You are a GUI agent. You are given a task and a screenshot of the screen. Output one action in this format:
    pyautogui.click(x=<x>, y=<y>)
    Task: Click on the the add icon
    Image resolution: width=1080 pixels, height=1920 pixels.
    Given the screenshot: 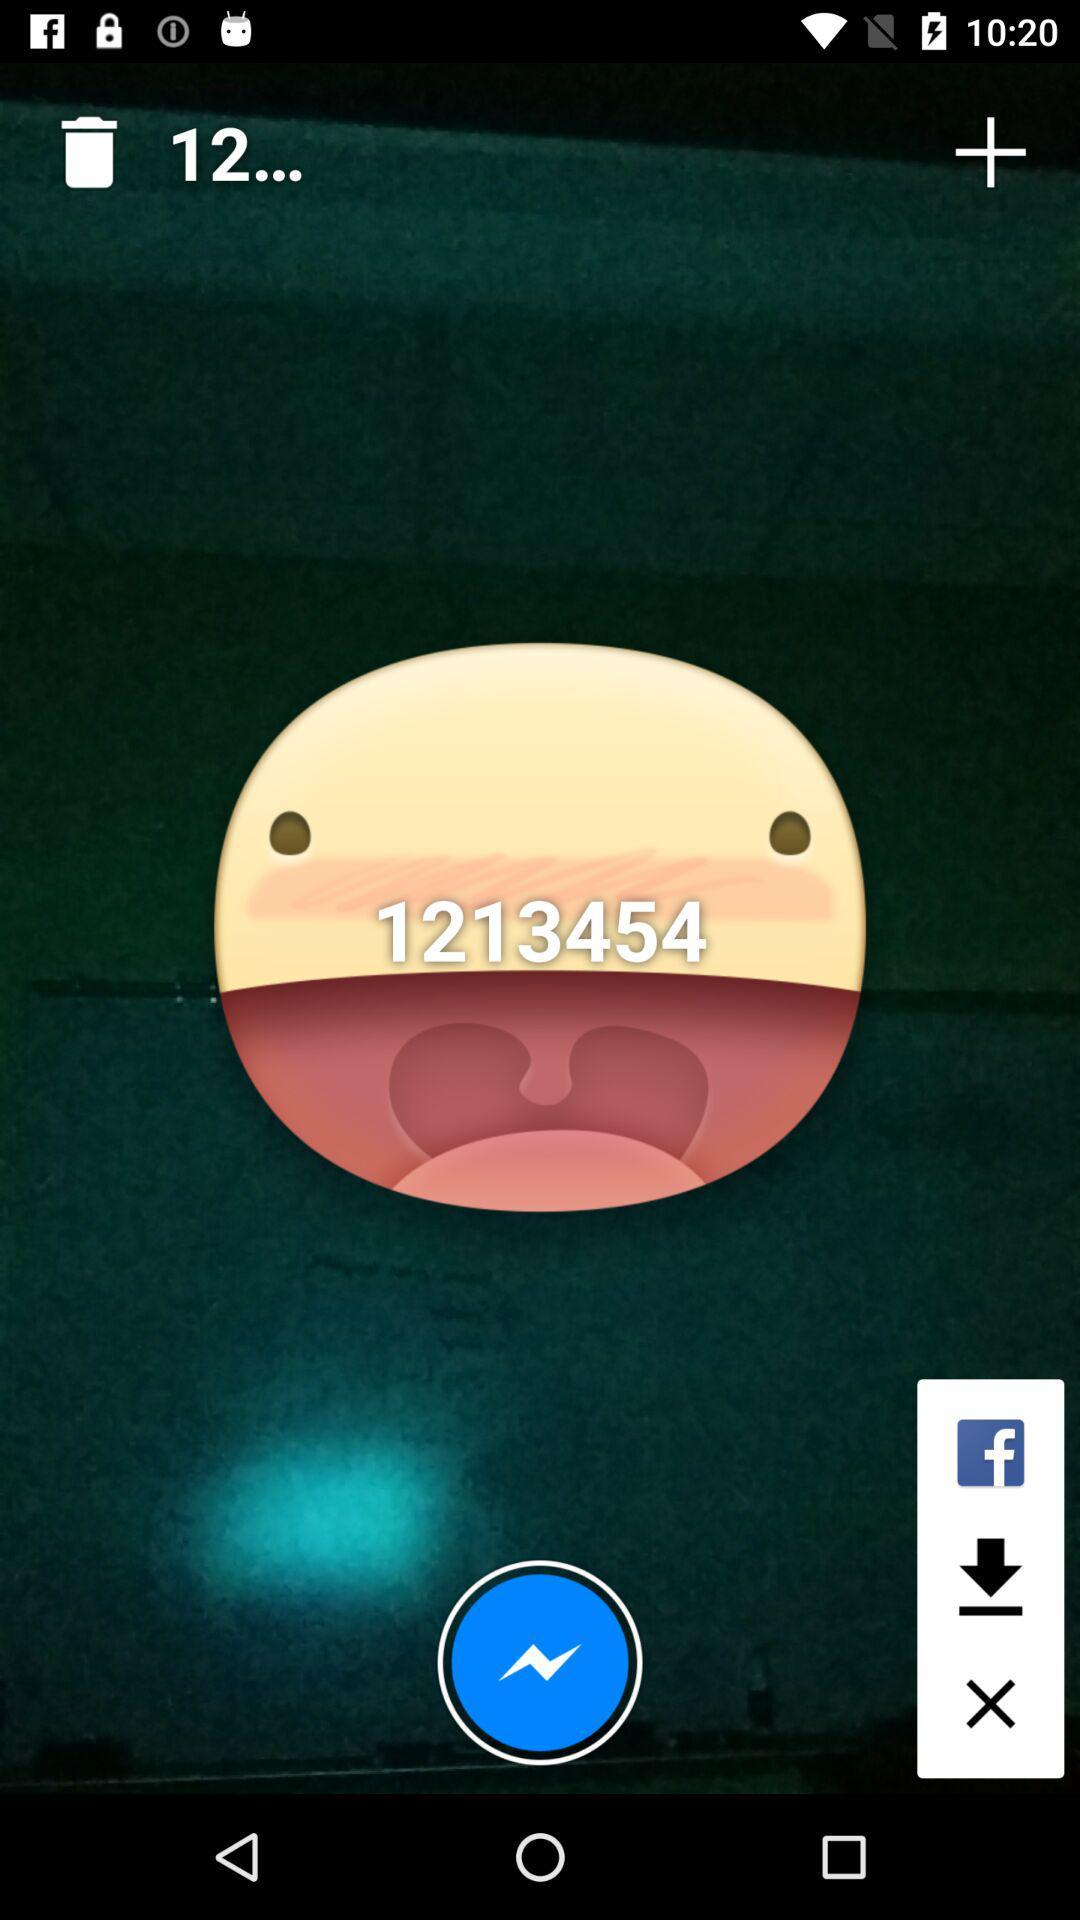 What is the action you would take?
    pyautogui.click(x=990, y=151)
    